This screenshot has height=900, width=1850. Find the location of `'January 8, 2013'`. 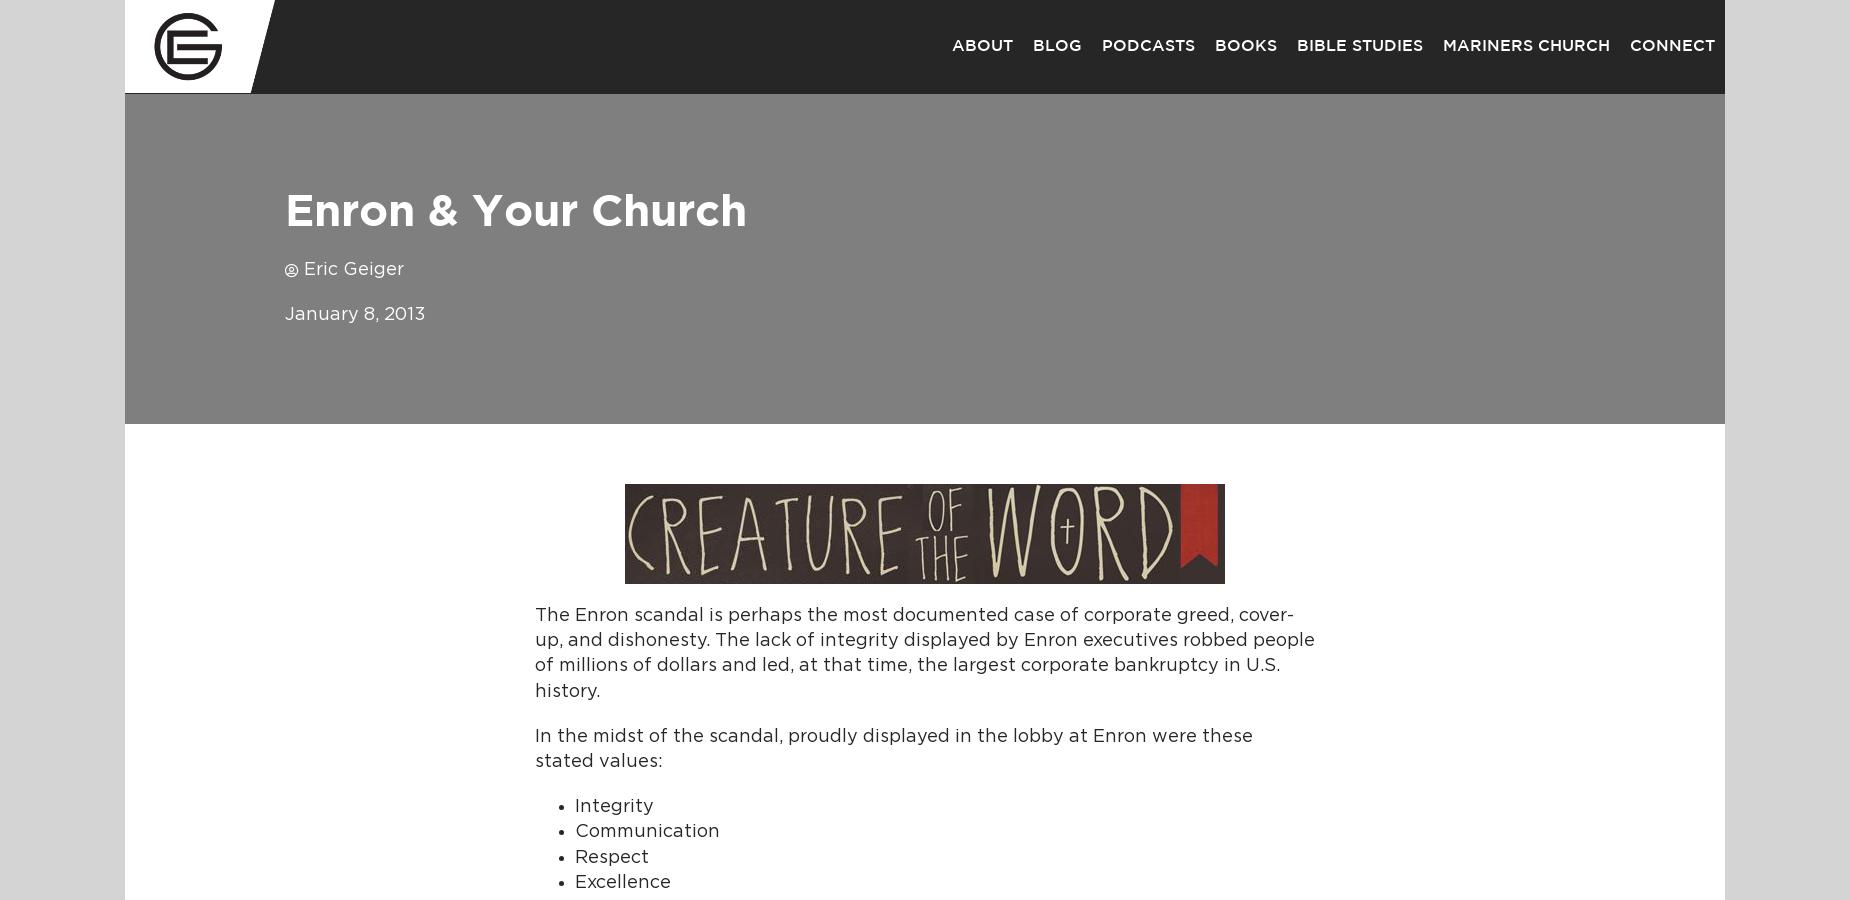

'January 8, 2013' is located at coordinates (284, 314).